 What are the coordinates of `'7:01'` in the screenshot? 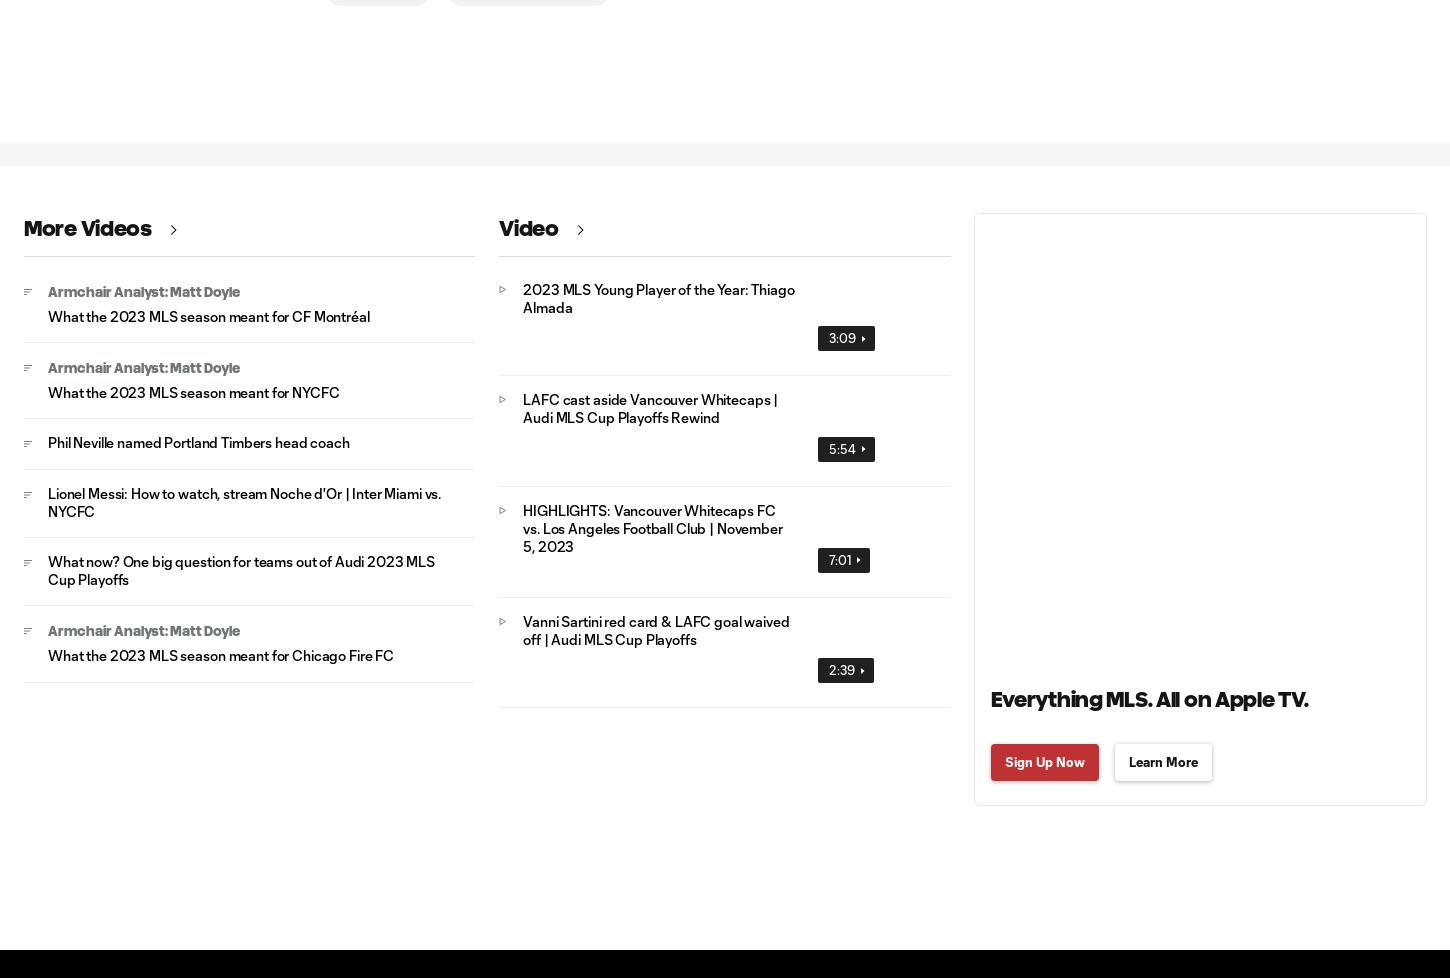 It's located at (827, 559).